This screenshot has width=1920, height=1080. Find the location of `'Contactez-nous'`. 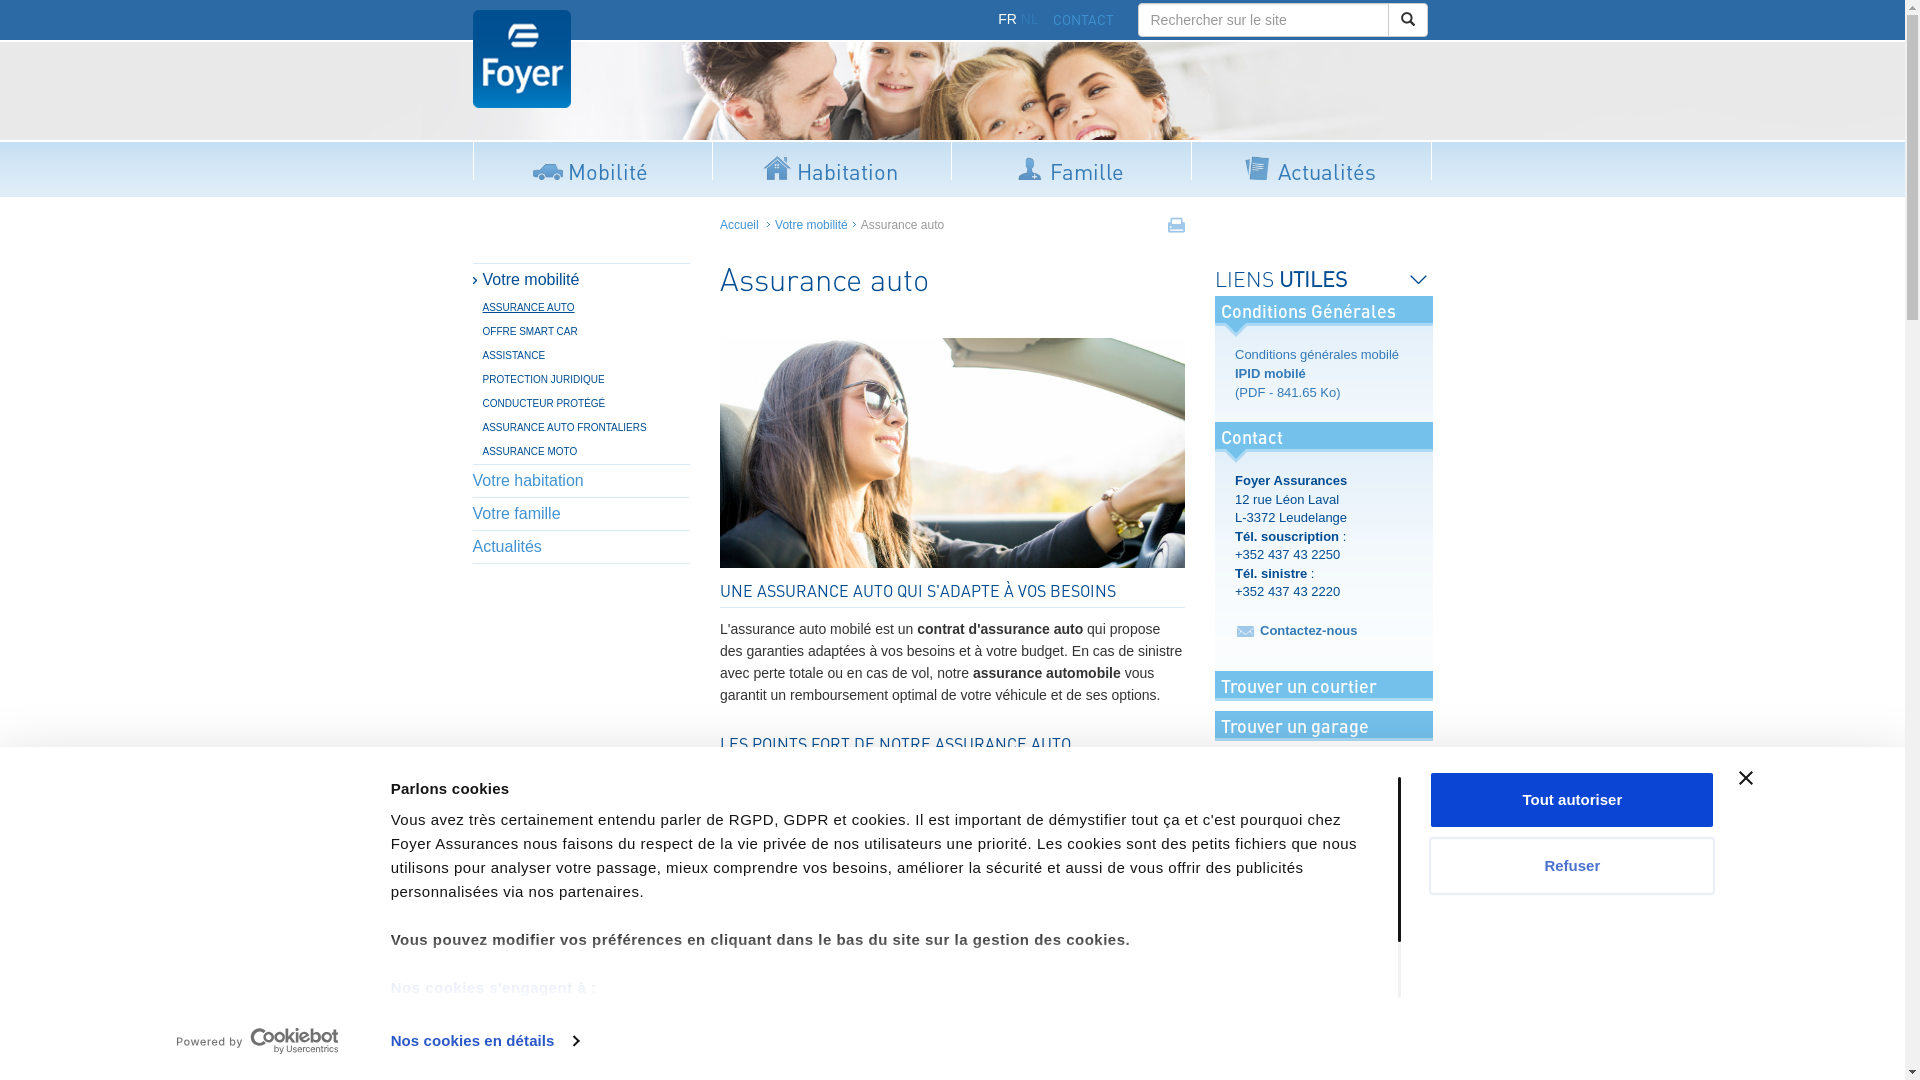

'Contactez-nous' is located at coordinates (1258, 630).